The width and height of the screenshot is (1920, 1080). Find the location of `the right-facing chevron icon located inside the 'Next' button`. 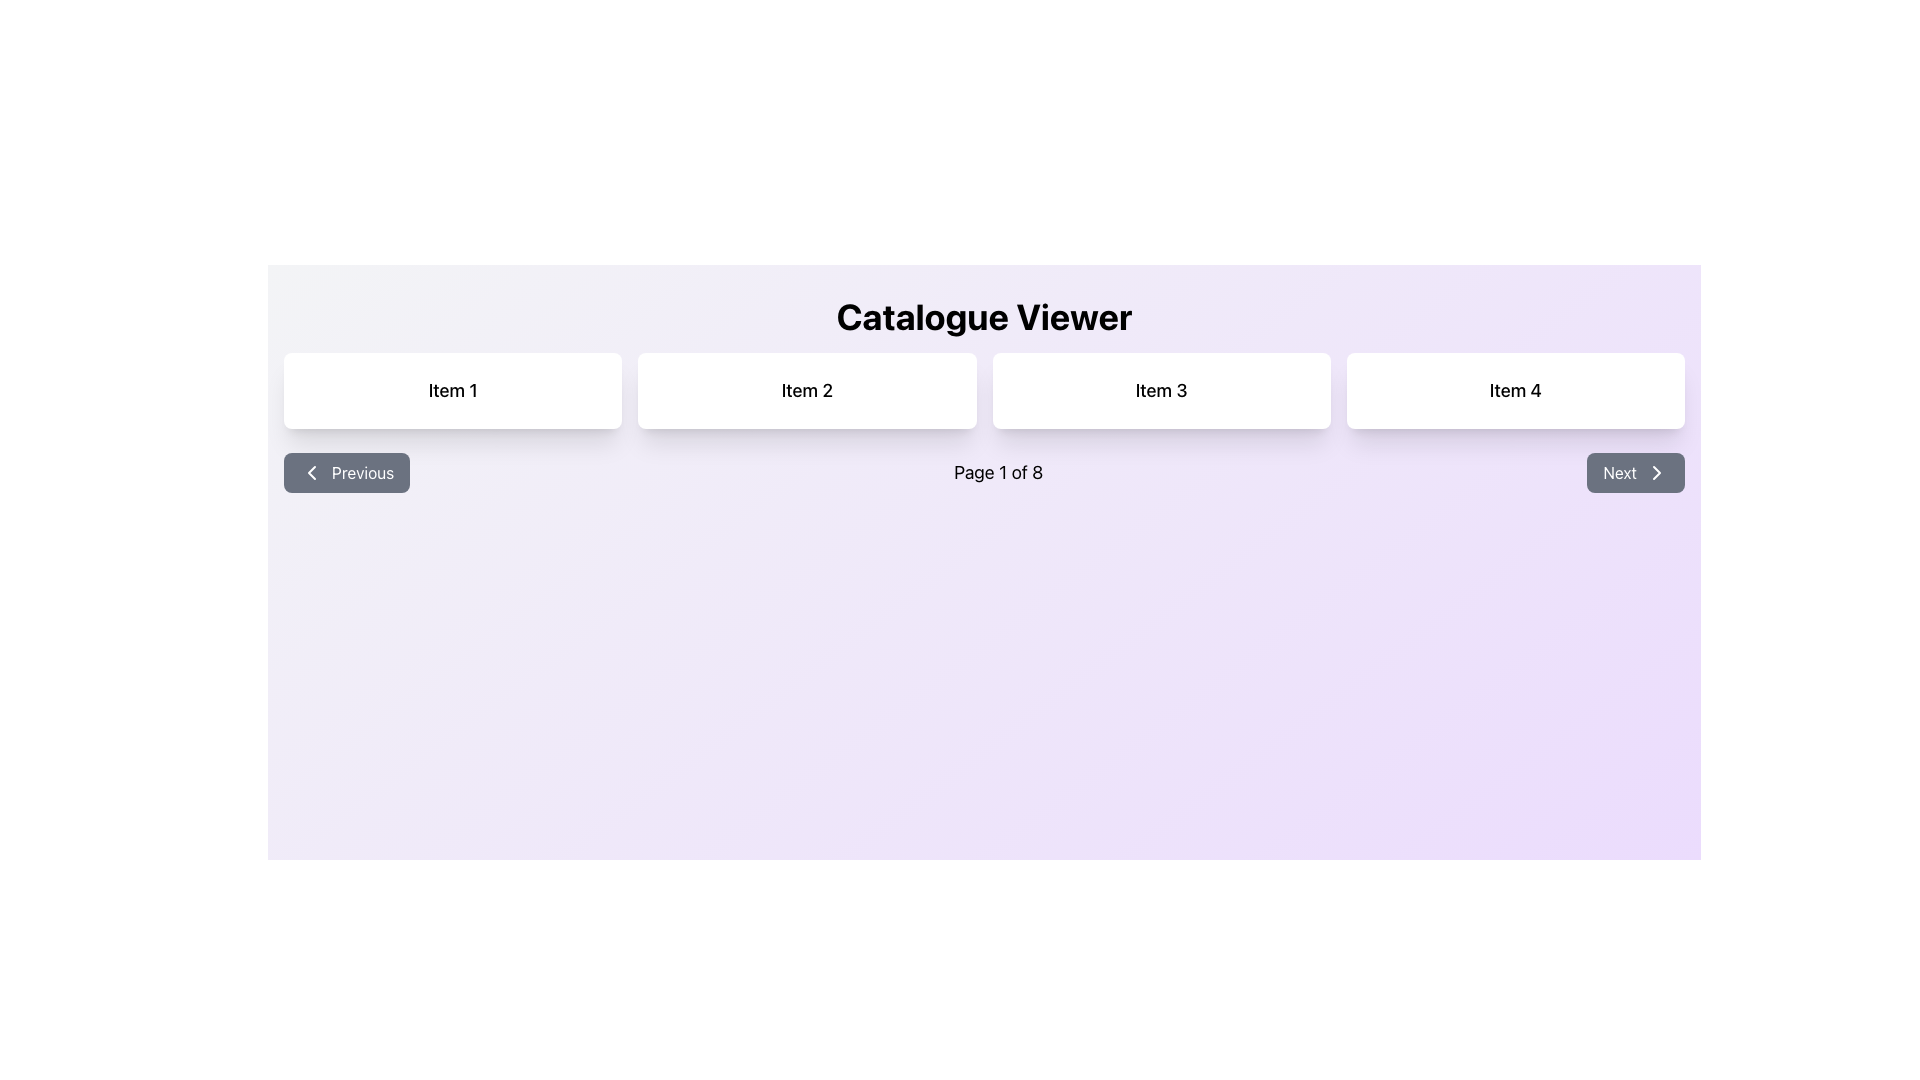

the right-facing chevron icon located inside the 'Next' button is located at coordinates (1656, 473).